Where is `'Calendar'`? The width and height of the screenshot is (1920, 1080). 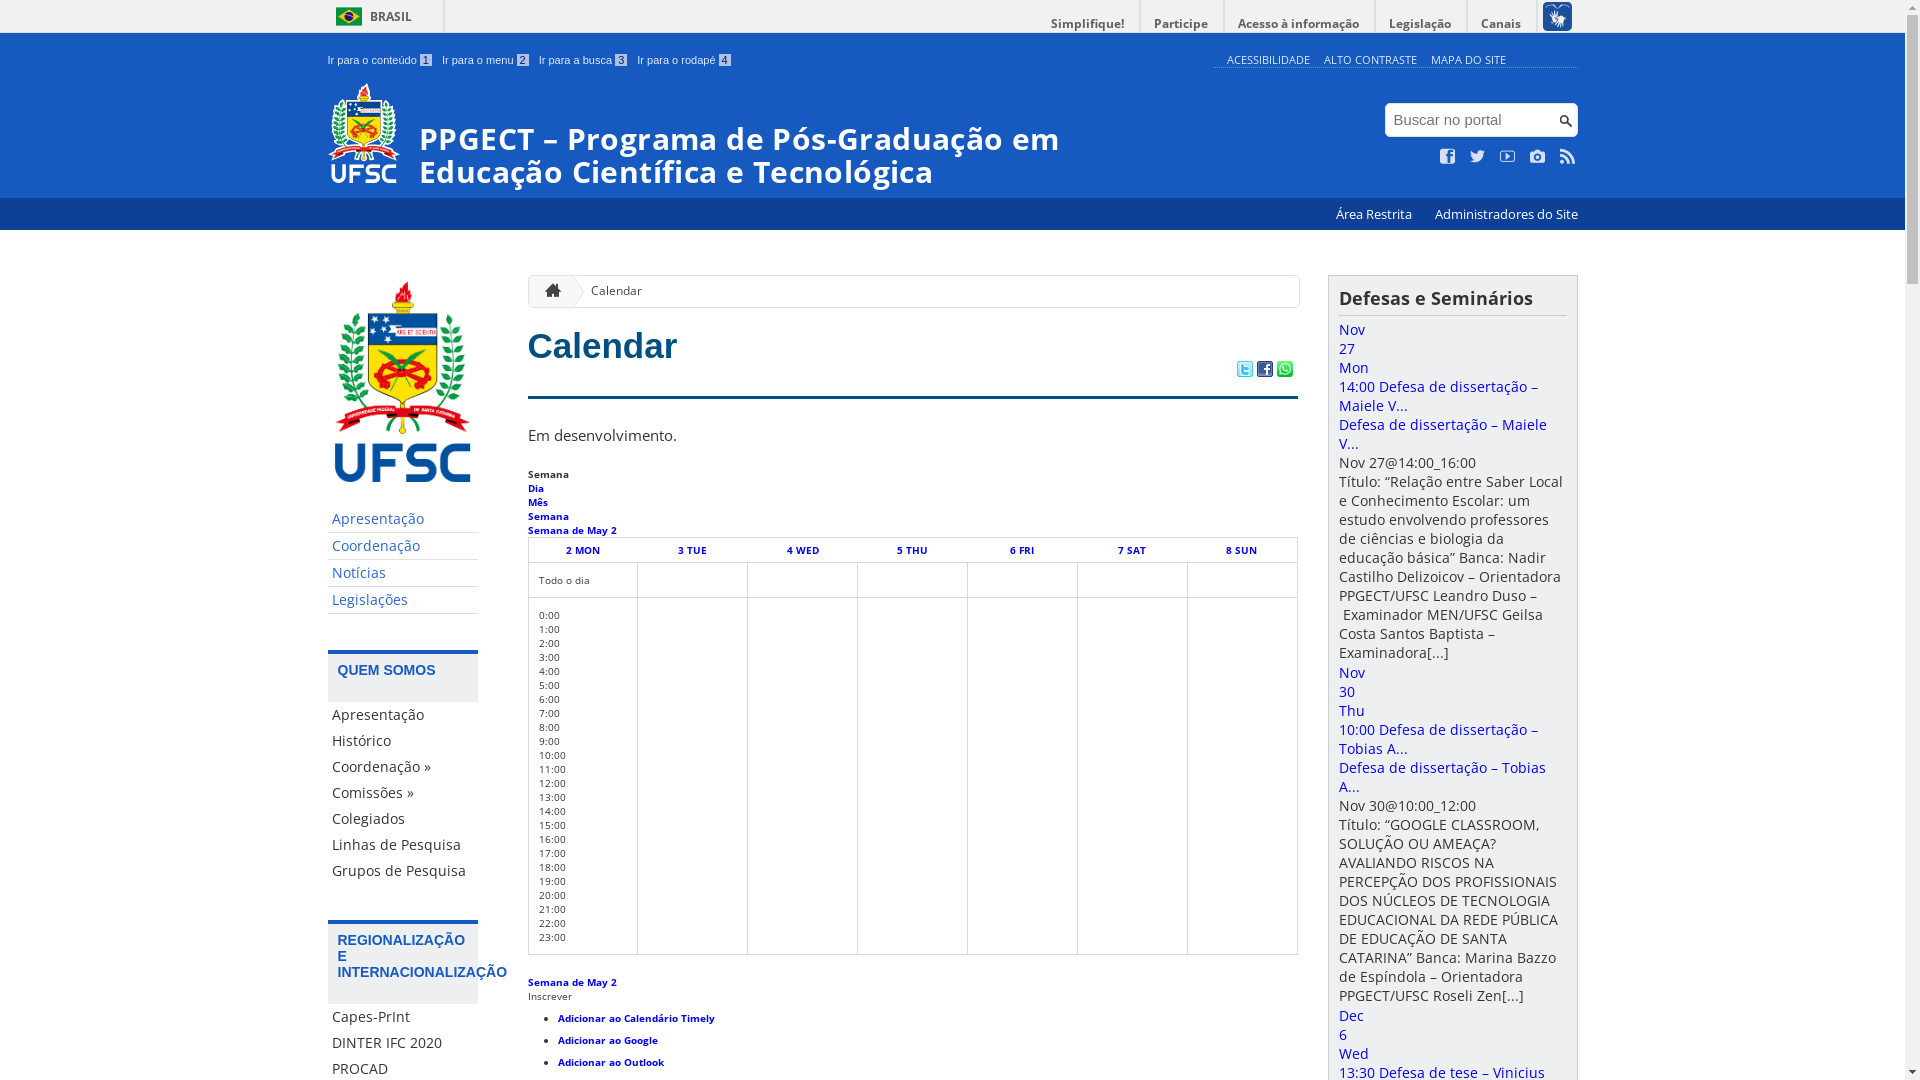 'Calendar' is located at coordinates (602, 344).